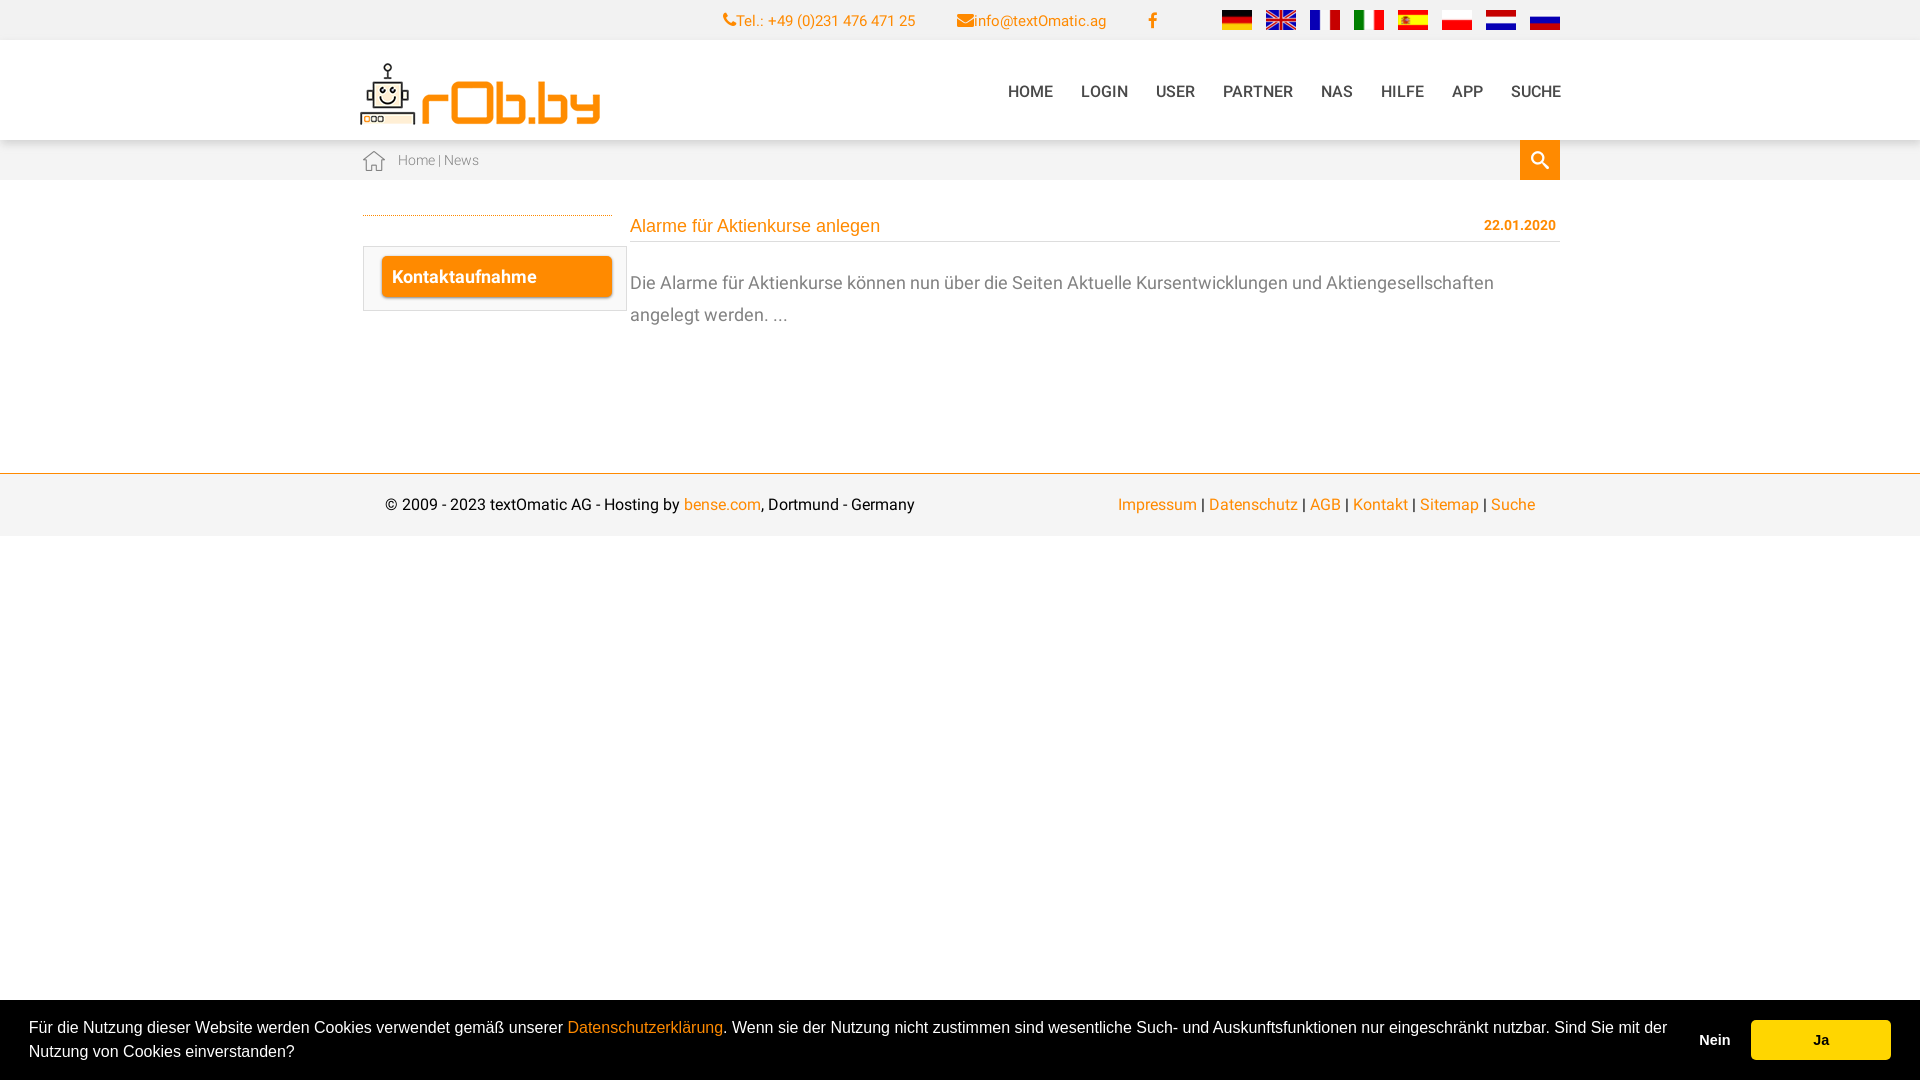 This screenshot has width=1920, height=1080. I want to click on 'SUCHE', so click(1535, 91).